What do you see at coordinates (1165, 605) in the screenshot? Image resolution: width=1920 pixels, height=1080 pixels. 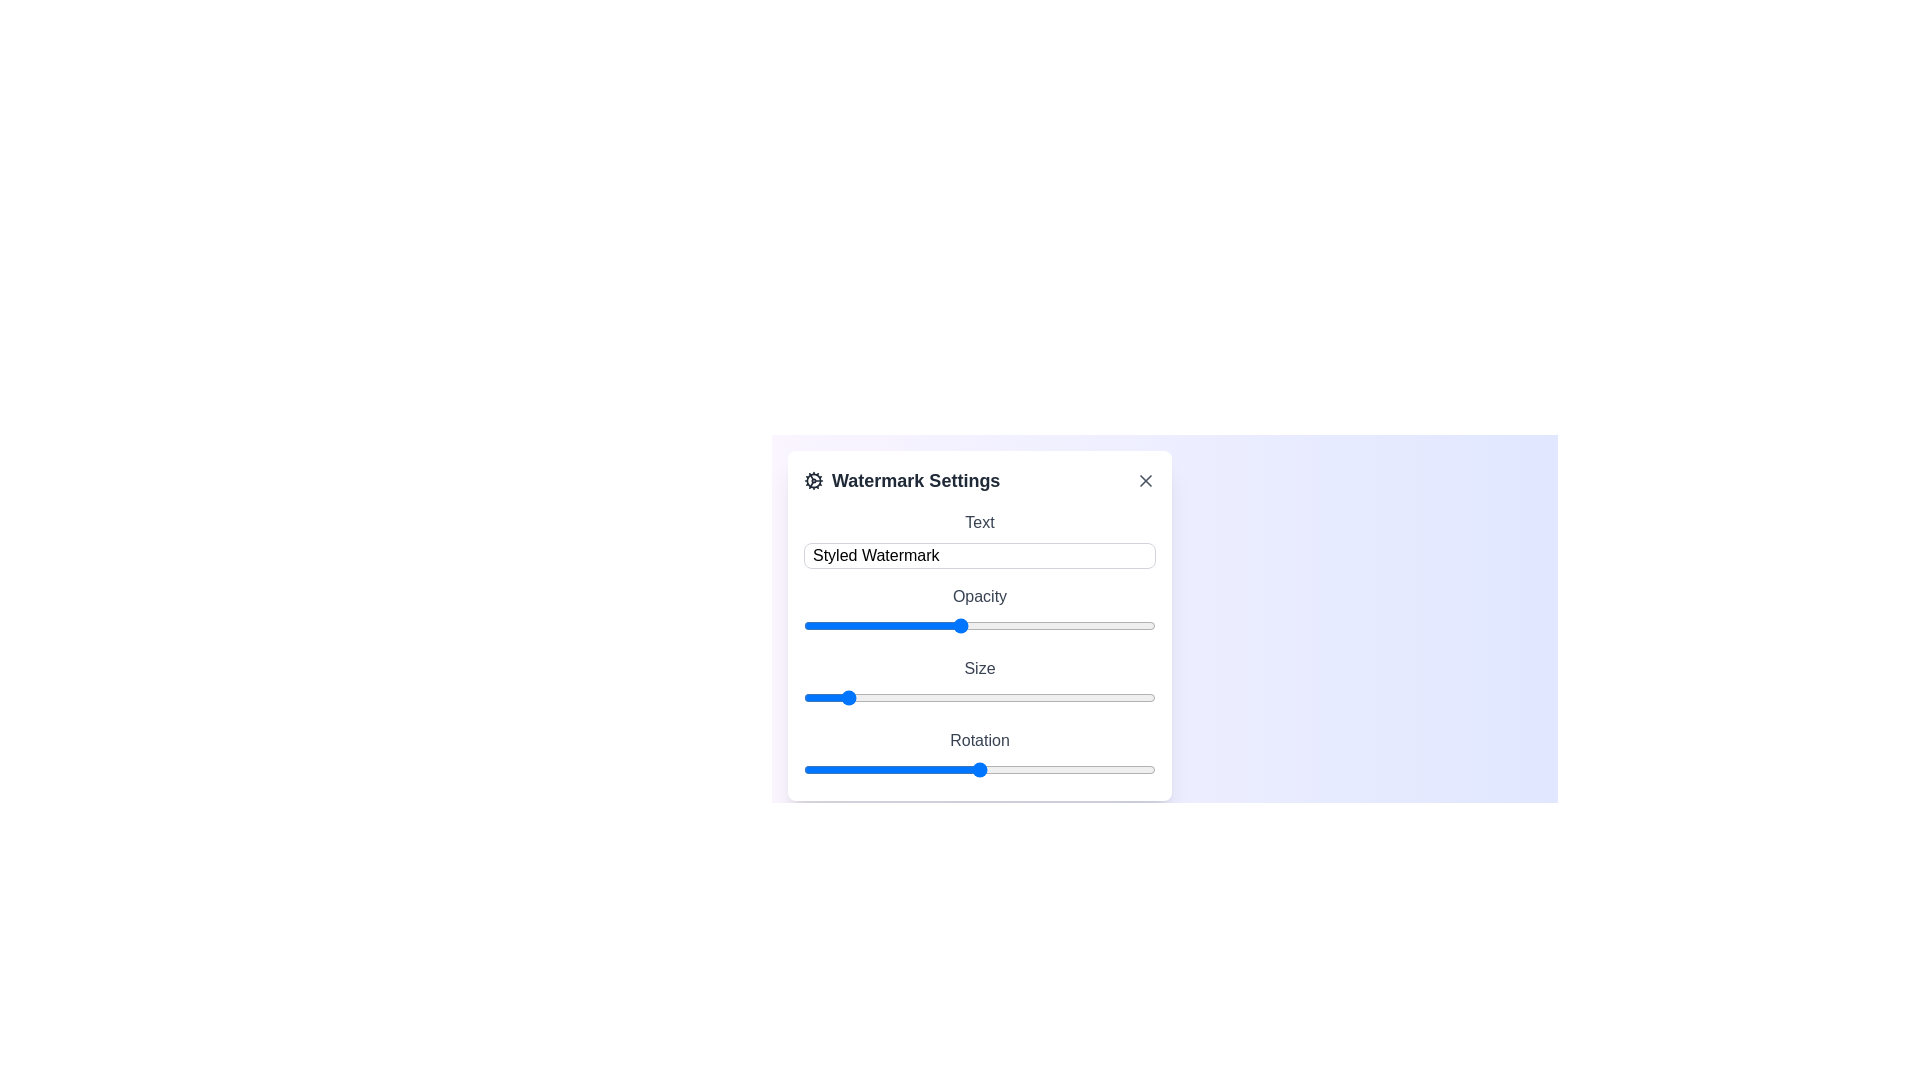 I see `within the Settings Panel to interact with its sub-elements for managing the watermark's properties` at bounding box center [1165, 605].